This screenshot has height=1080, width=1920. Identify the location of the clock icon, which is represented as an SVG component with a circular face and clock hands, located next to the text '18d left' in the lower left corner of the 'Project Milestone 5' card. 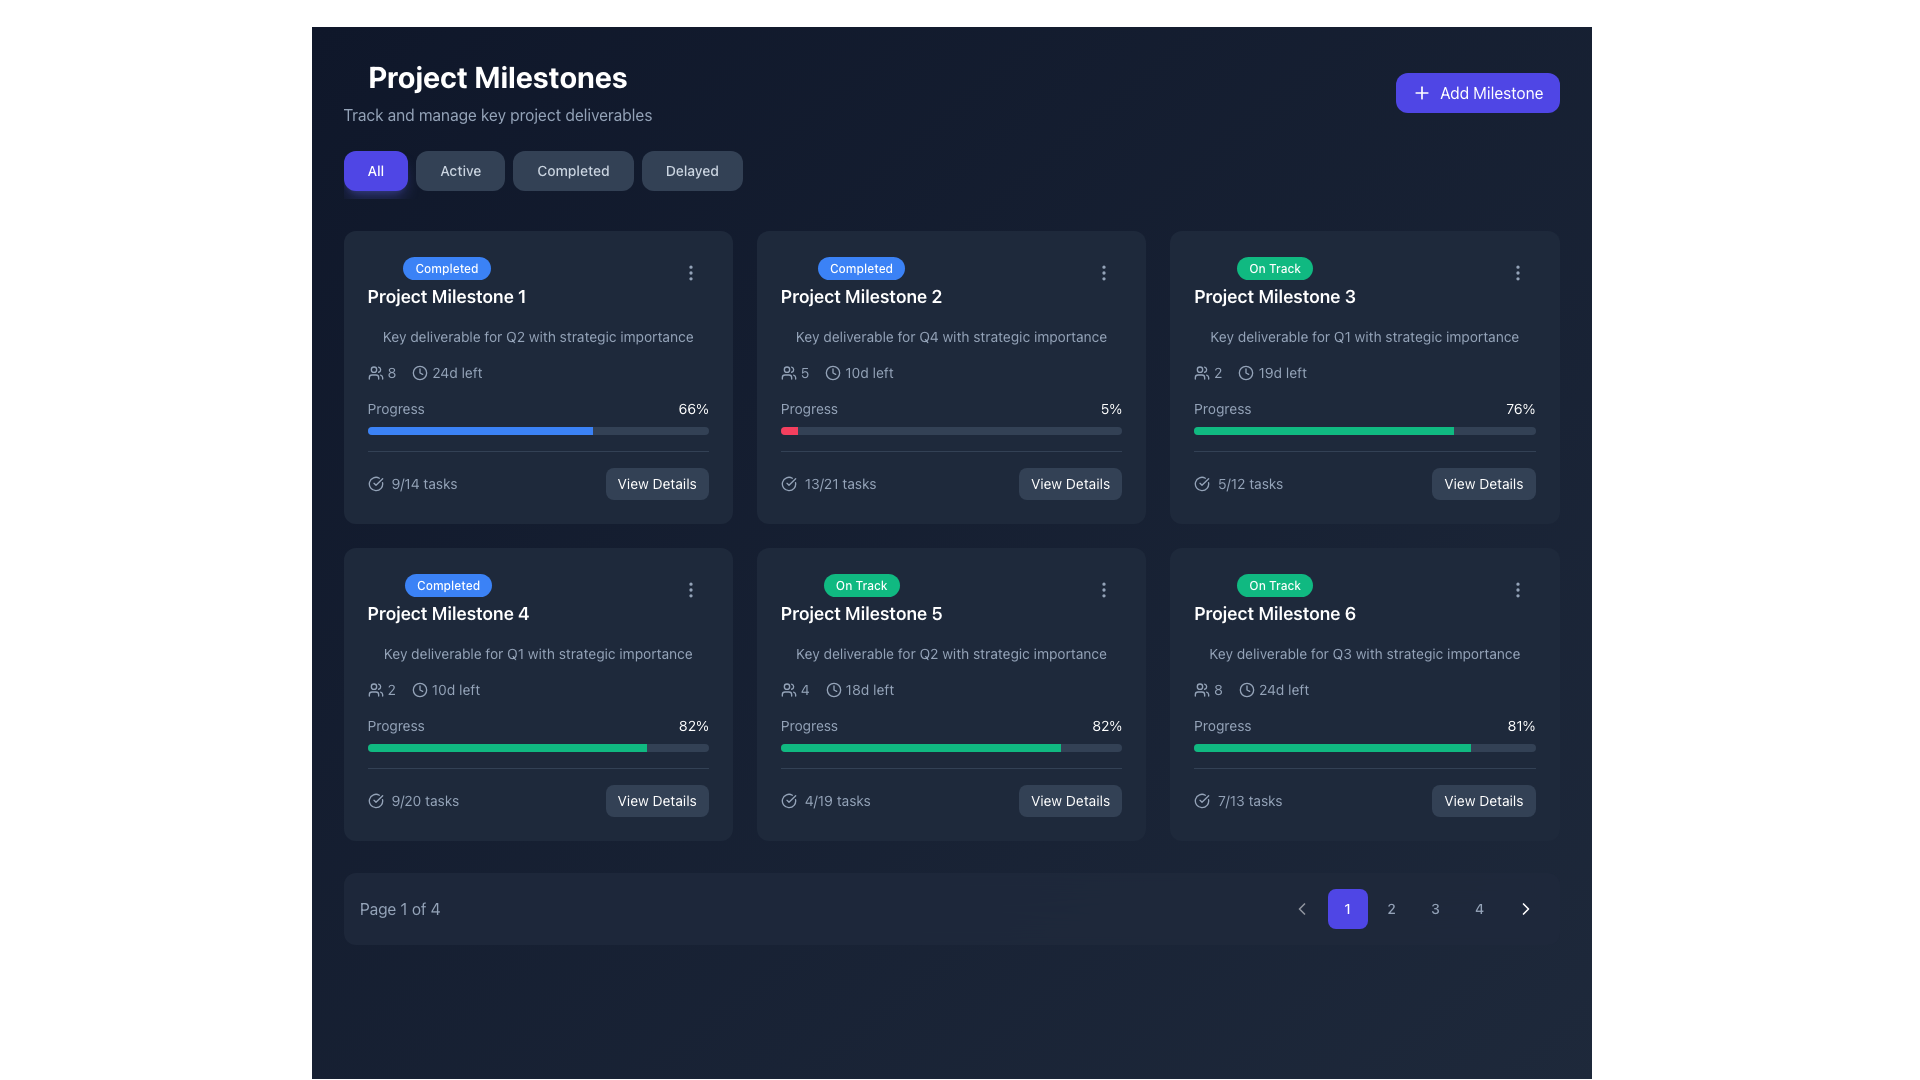
(833, 689).